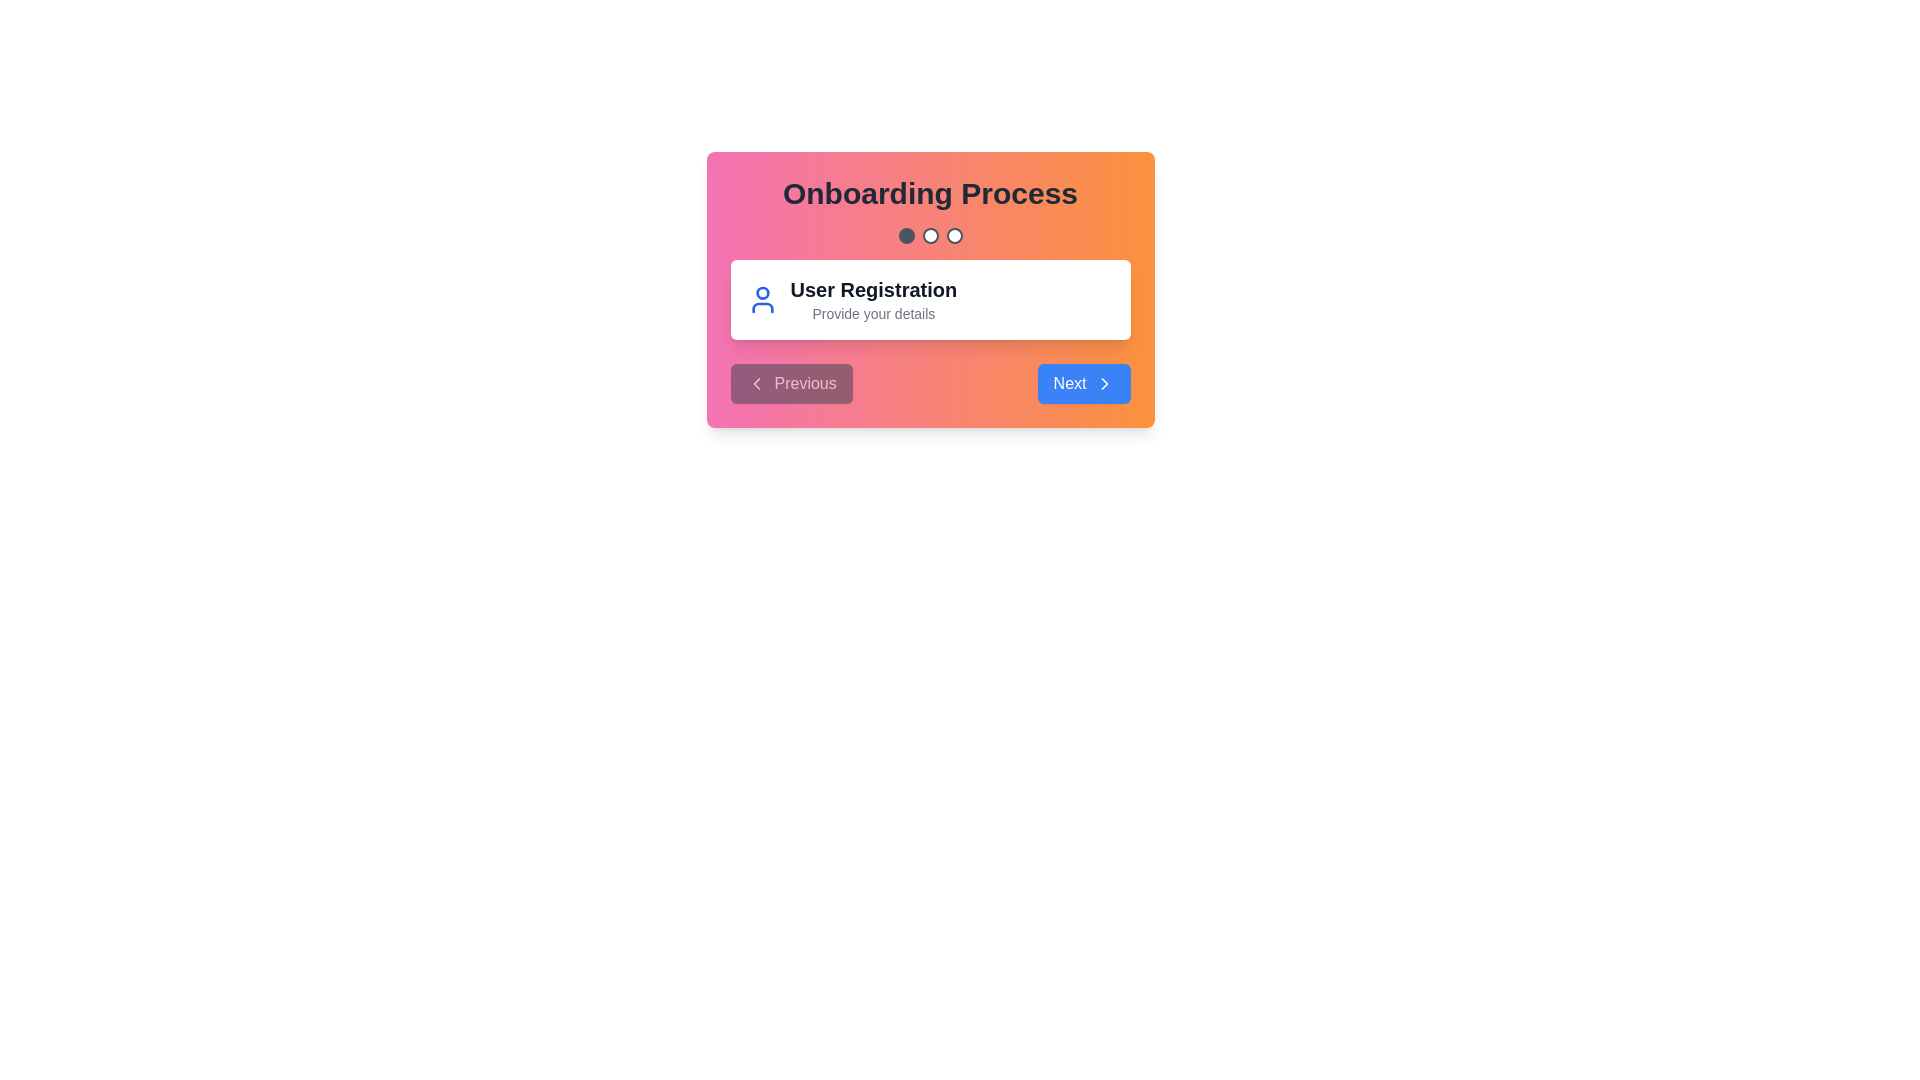  Describe the element at coordinates (873, 300) in the screenshot. I see `the text block that serves as a header for the user registration step, located beneath 'Onboarding Process' and above 'Previous' and 'Next' buttons` at that location.